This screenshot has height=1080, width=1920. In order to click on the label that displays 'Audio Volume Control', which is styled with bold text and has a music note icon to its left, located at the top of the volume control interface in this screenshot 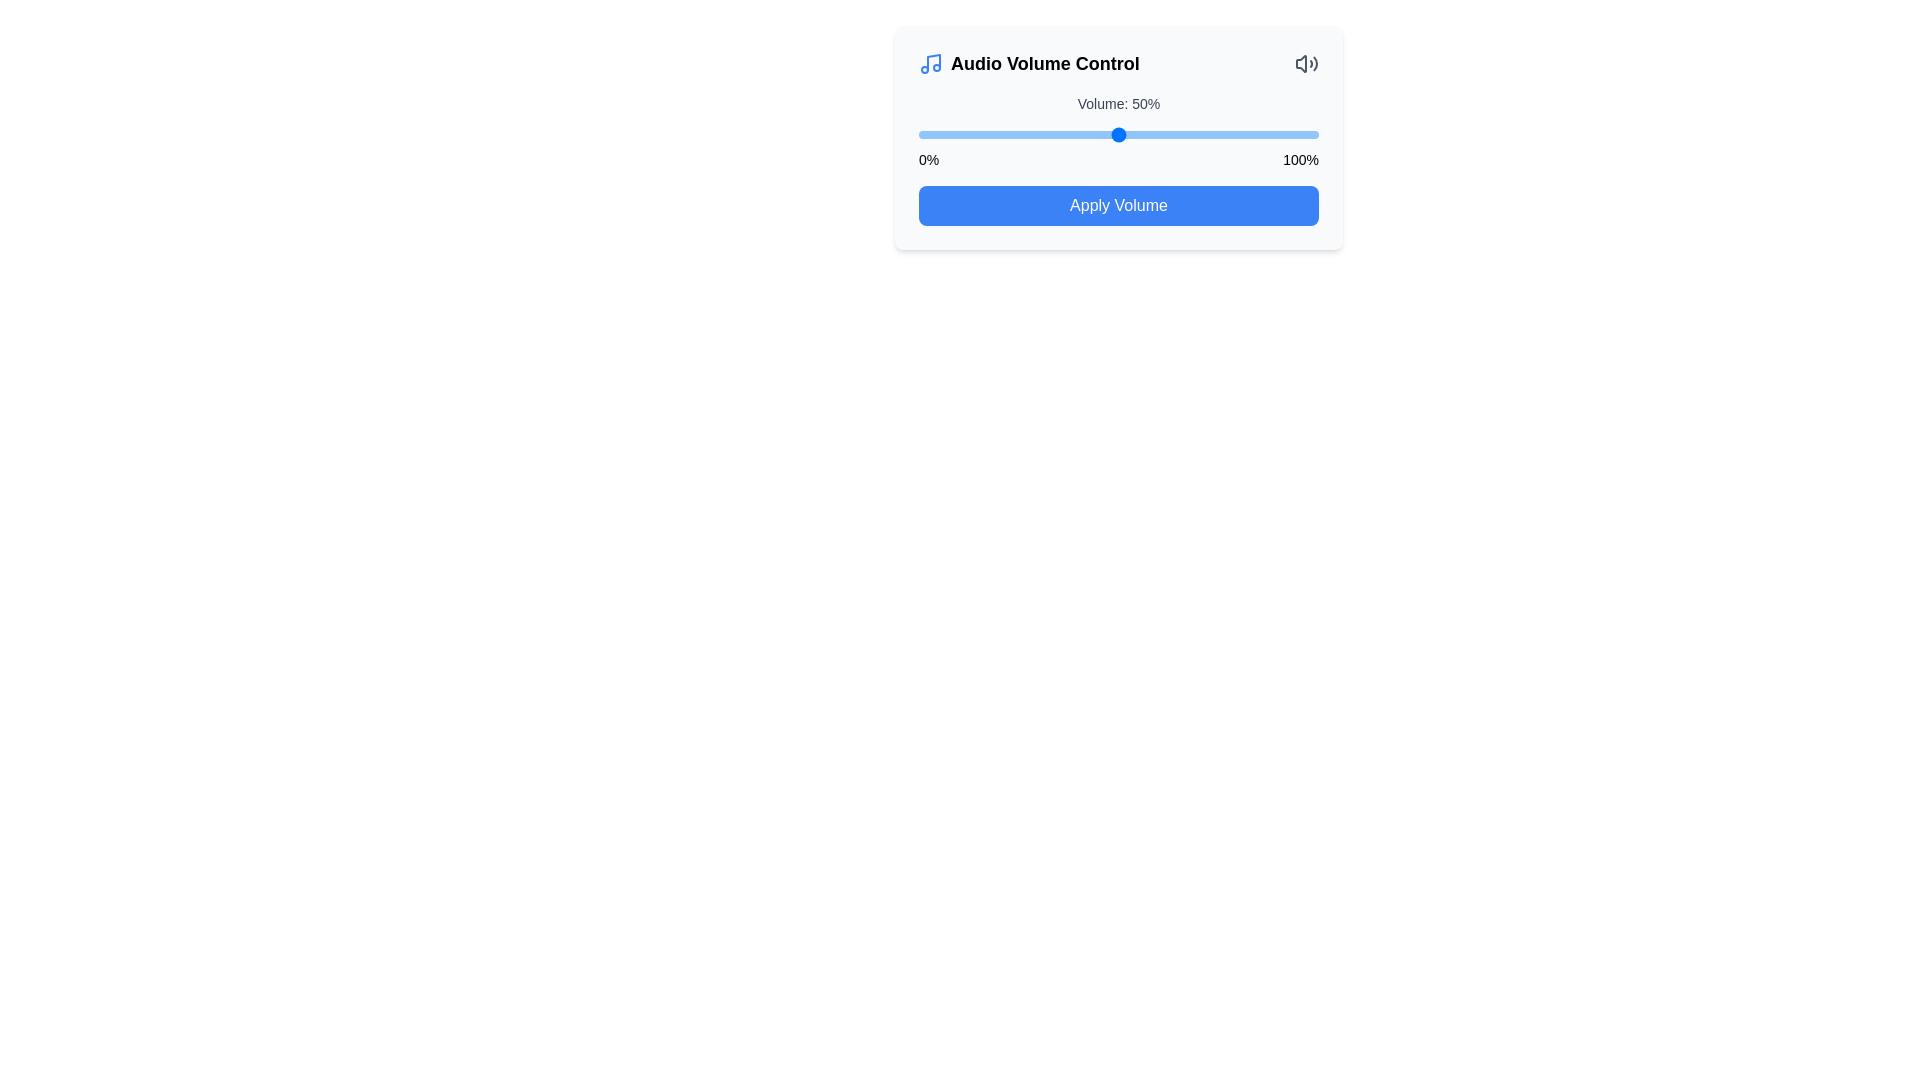, I will do `click(1029, 63)`.